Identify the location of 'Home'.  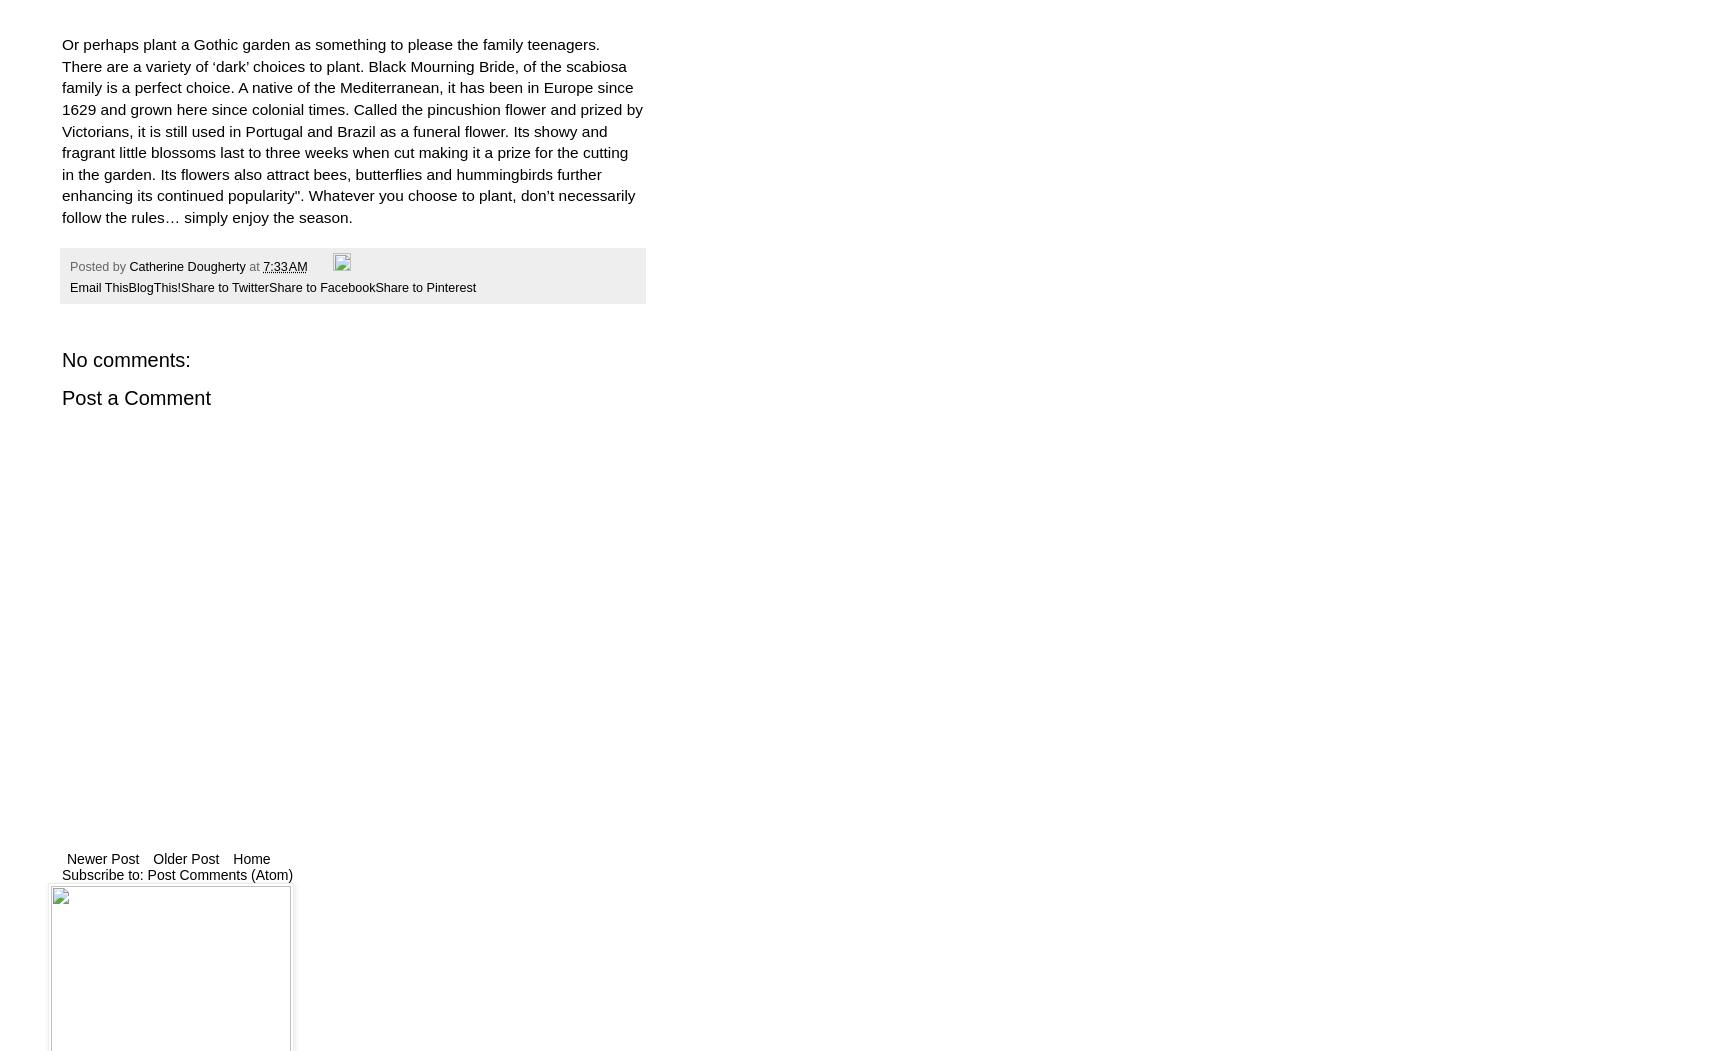
(233, 857).